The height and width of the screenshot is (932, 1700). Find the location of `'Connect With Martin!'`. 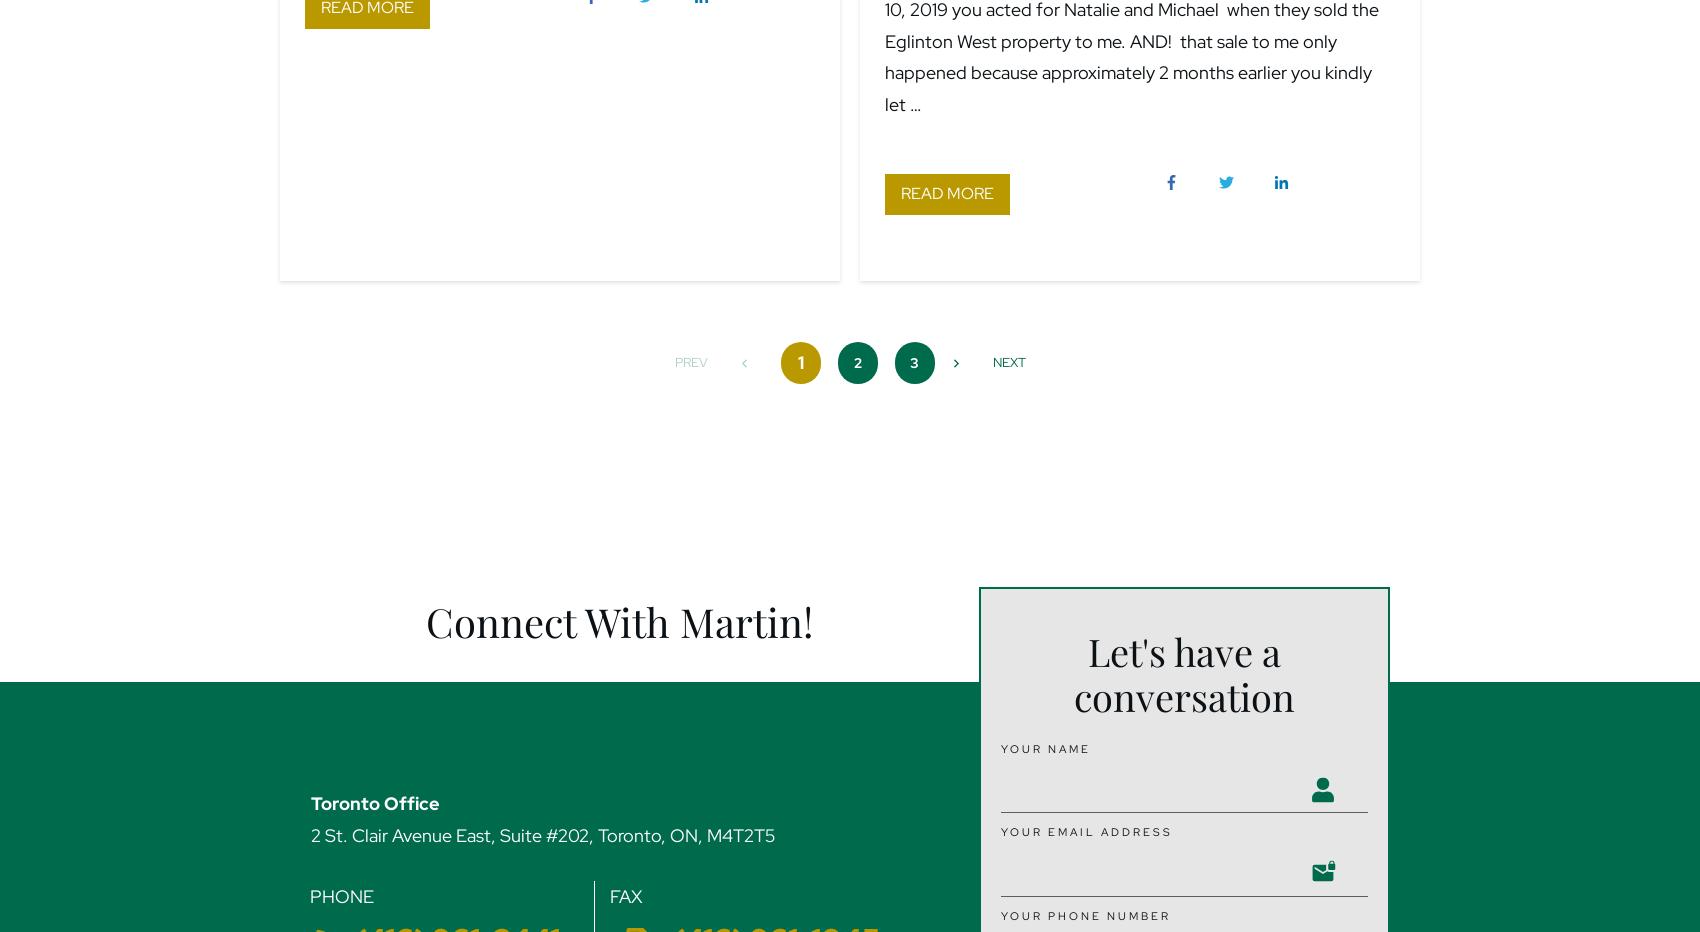

'Connect With Martin!' is located at coordinates (618, 620).